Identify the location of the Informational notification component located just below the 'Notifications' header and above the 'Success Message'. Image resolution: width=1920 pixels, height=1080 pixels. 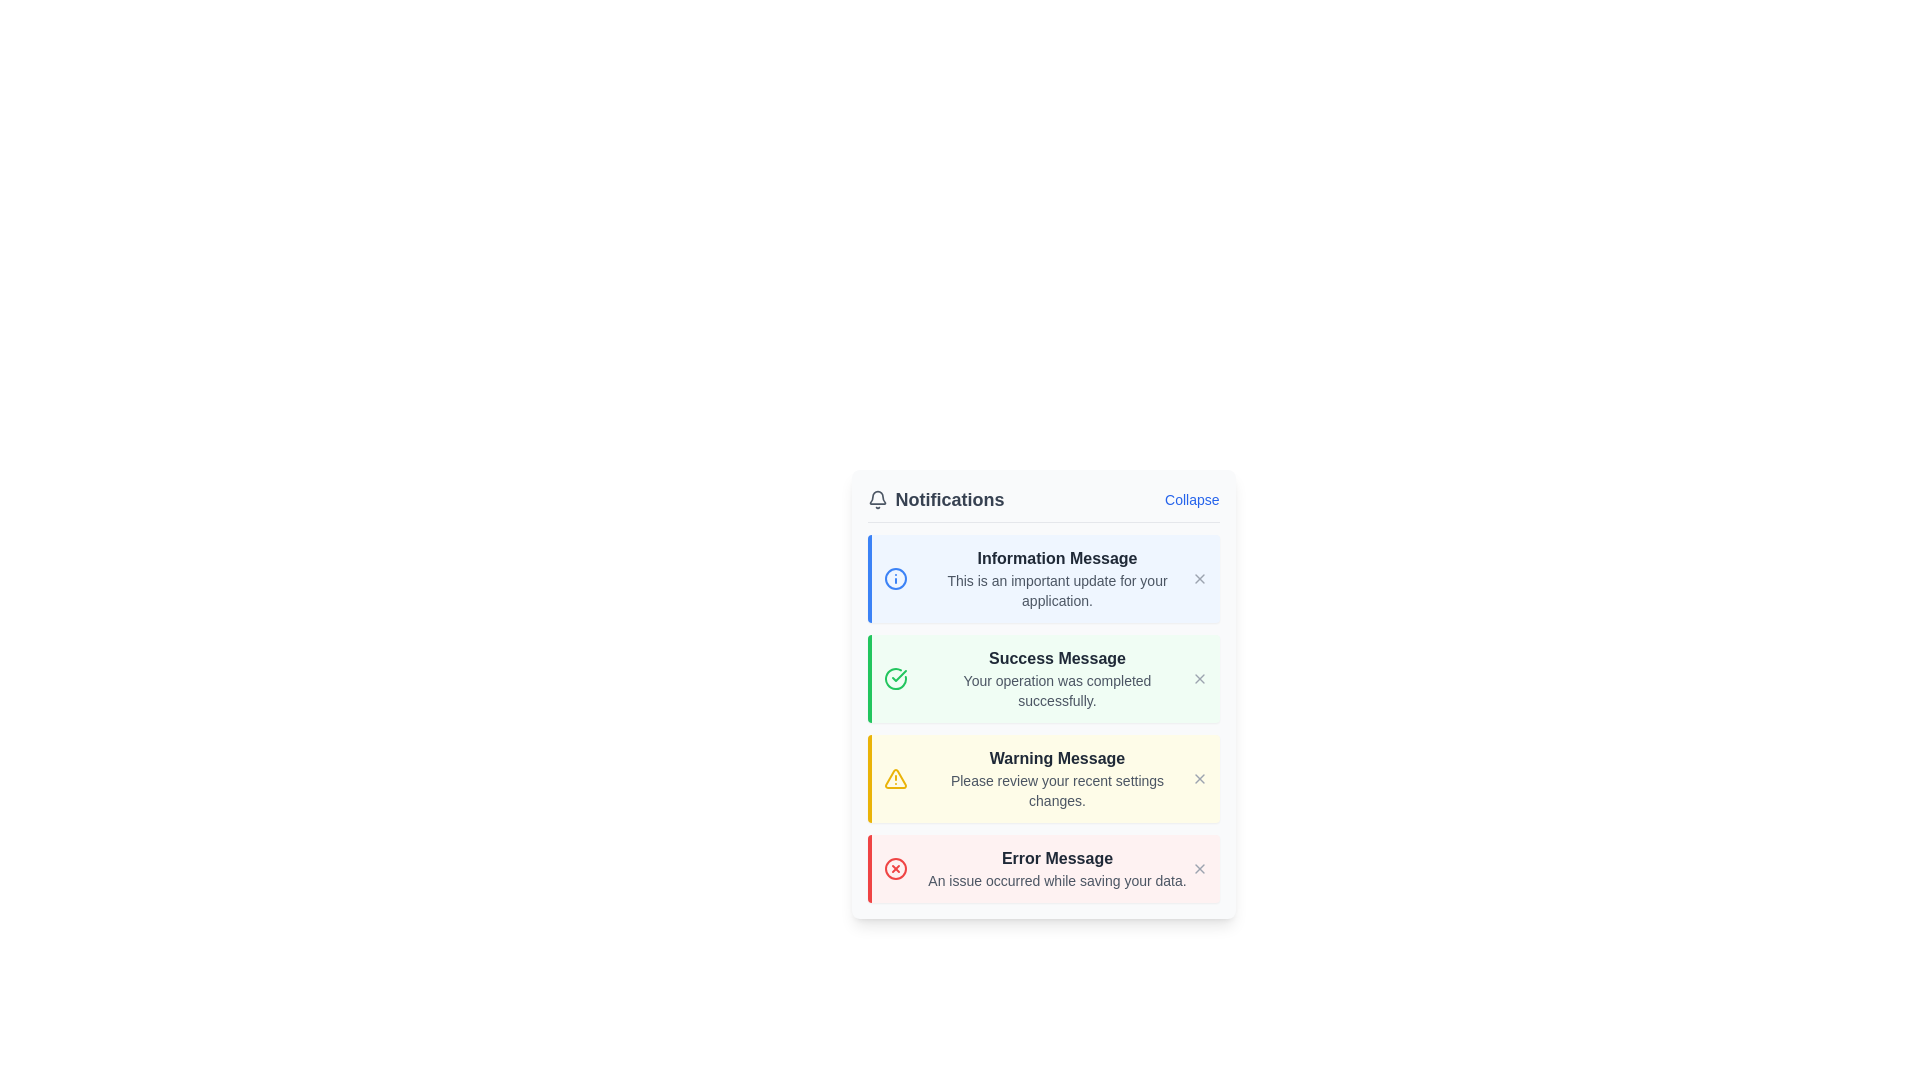
(1042, 578).